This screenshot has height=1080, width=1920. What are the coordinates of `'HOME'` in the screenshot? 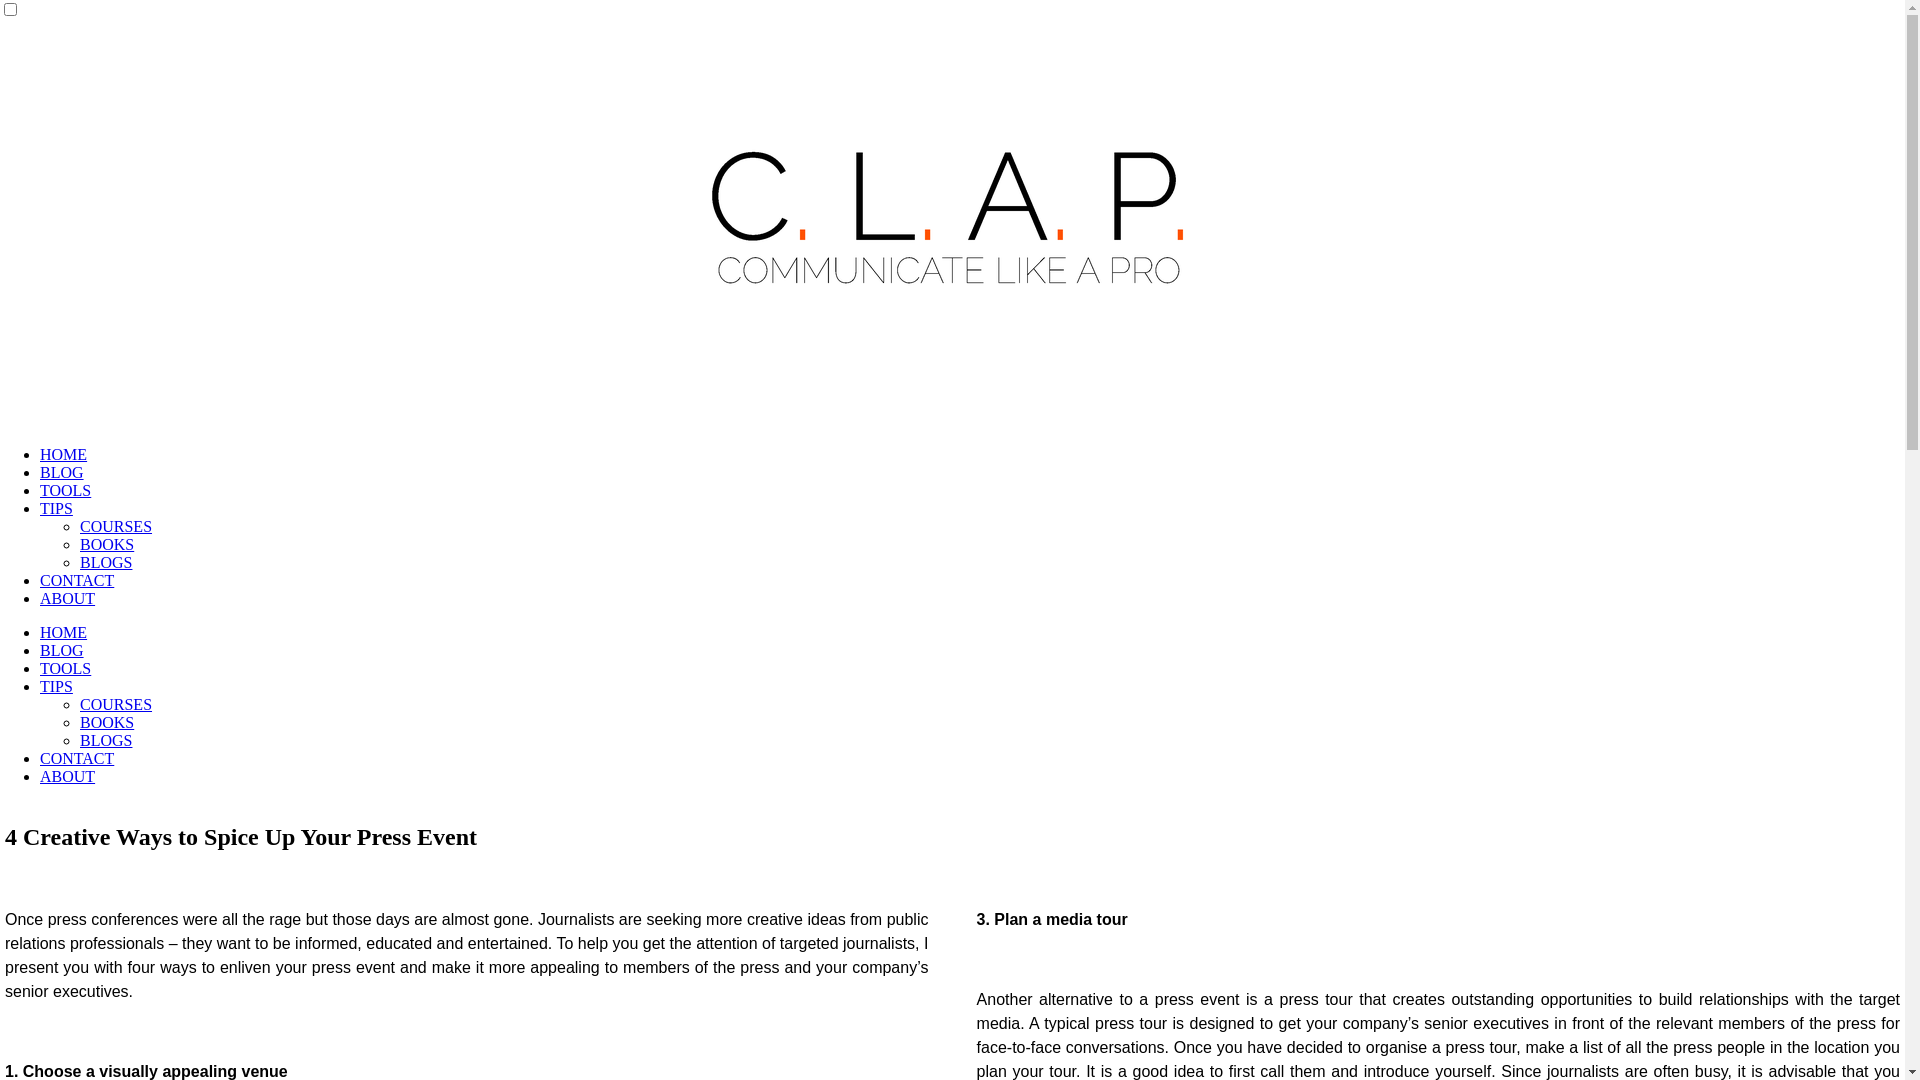 It's located at (63, 454).